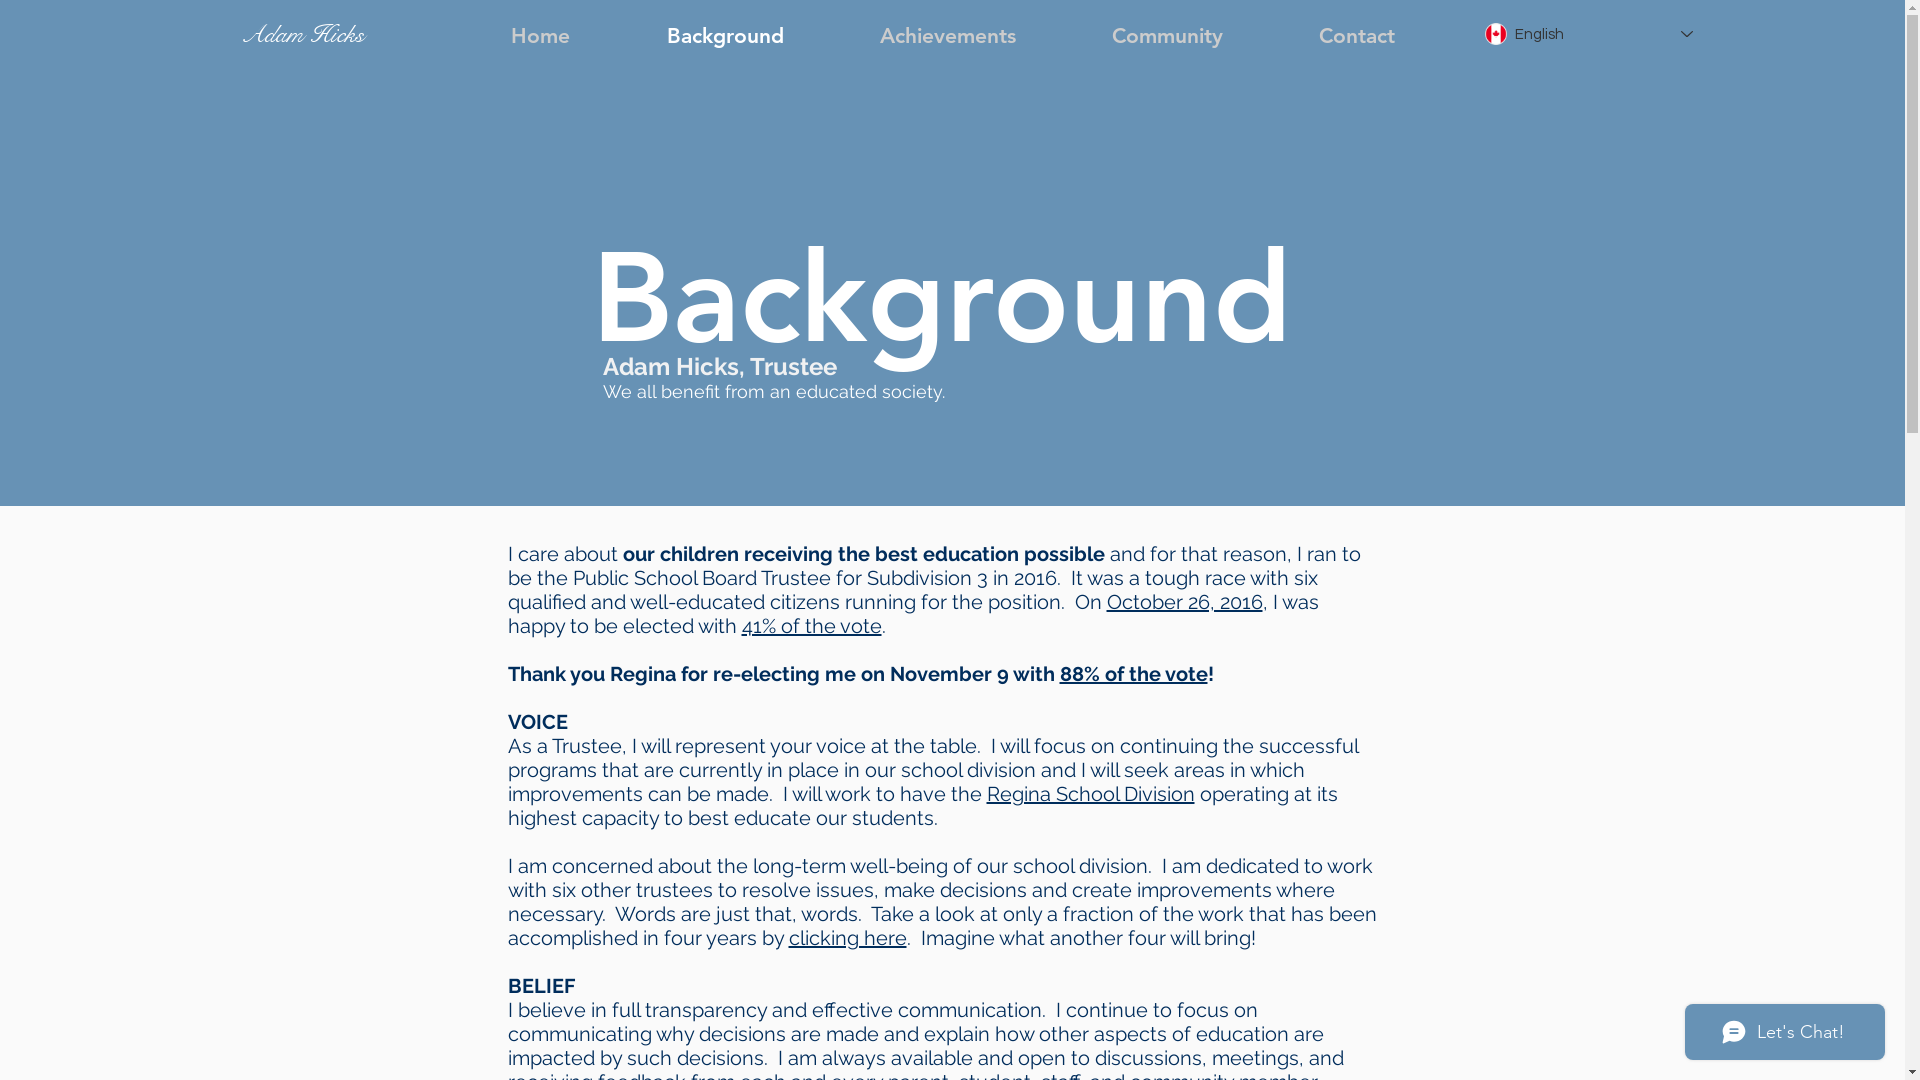  What do you see at coordinates (741, 624) in the screenshot?
I see `'41% of the vote'` at bounding box center [741, 624].